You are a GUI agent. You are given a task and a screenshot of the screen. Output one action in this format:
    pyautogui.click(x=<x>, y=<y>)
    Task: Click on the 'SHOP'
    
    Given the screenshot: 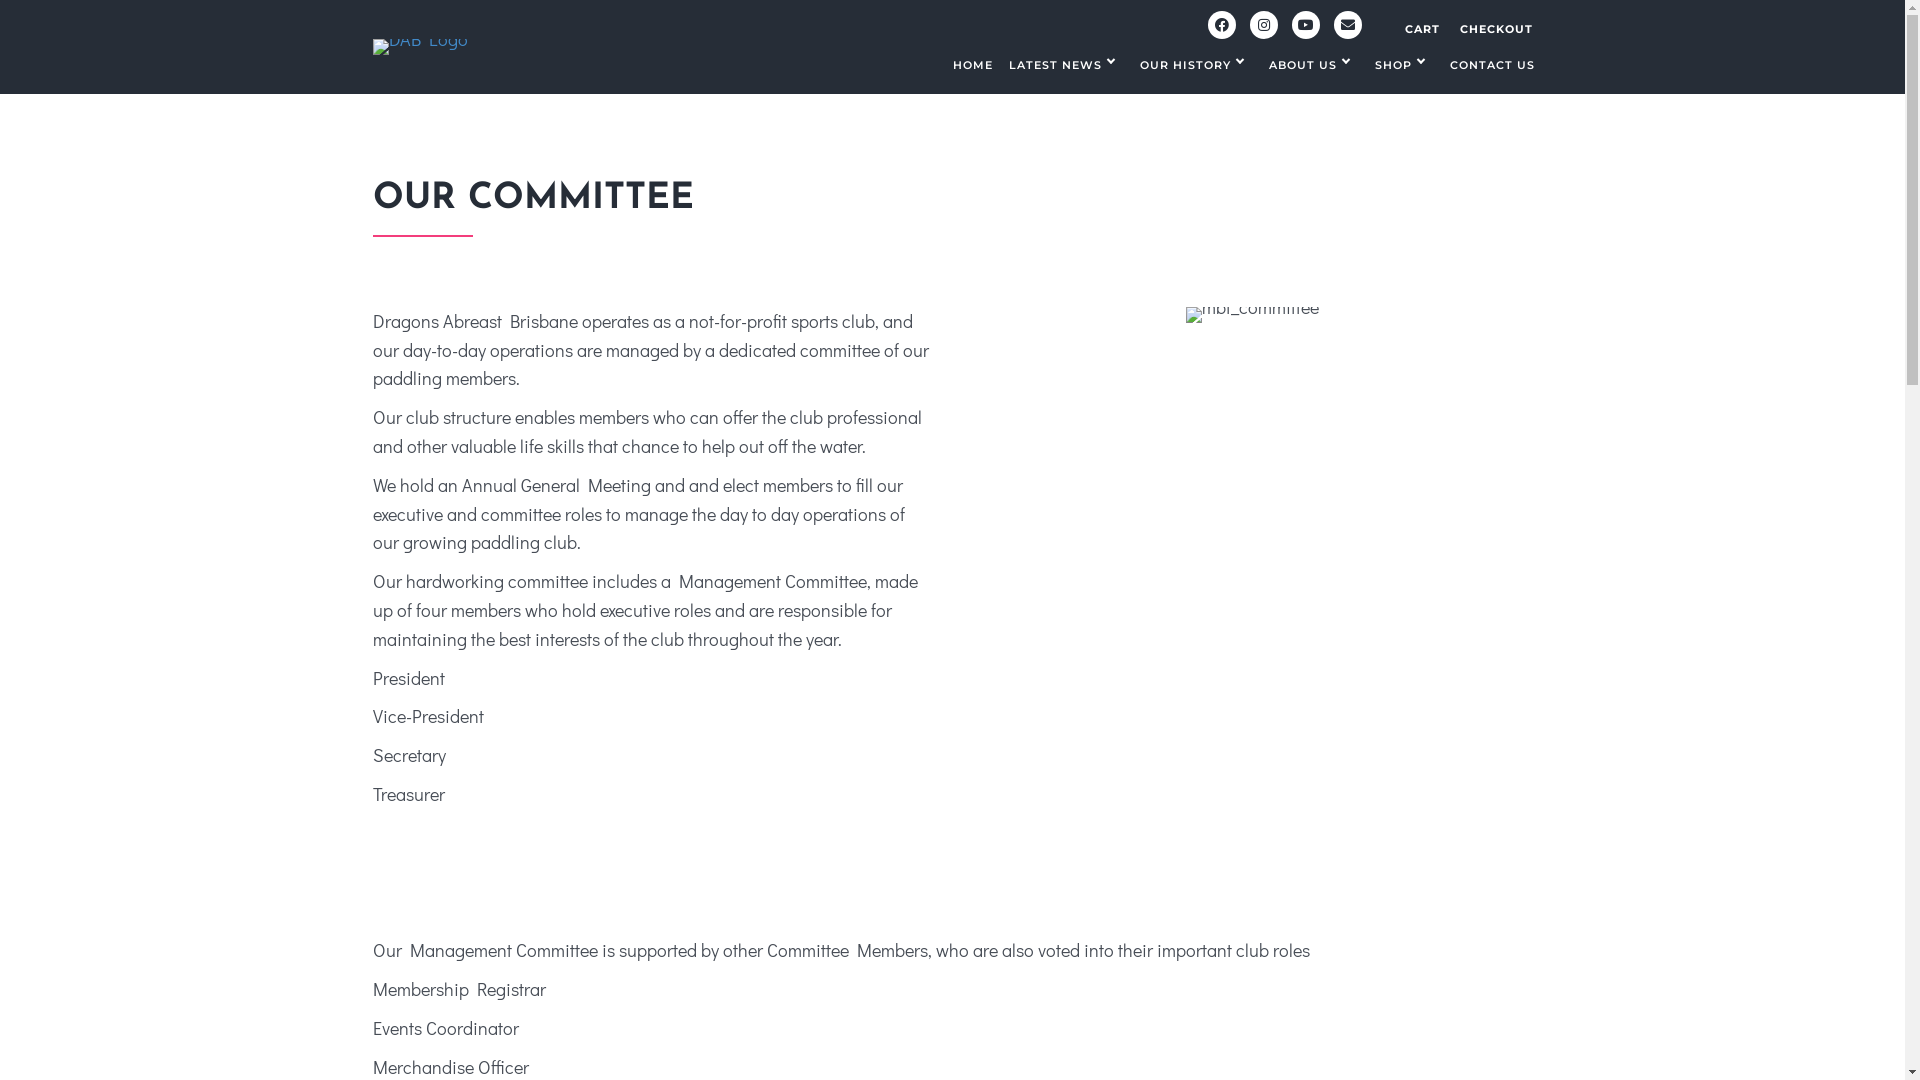 What is the action you would take?
    pyautogui.click(x=1365, y=64)
    